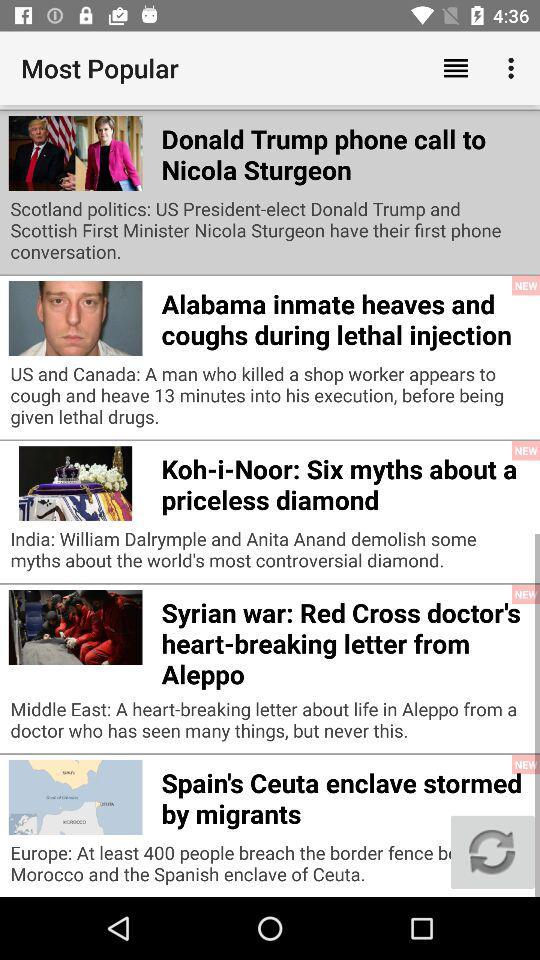 Image resolution: width=540 pixels, height=960 pixels. I want to click on the syrian war red, so click(344, 639).